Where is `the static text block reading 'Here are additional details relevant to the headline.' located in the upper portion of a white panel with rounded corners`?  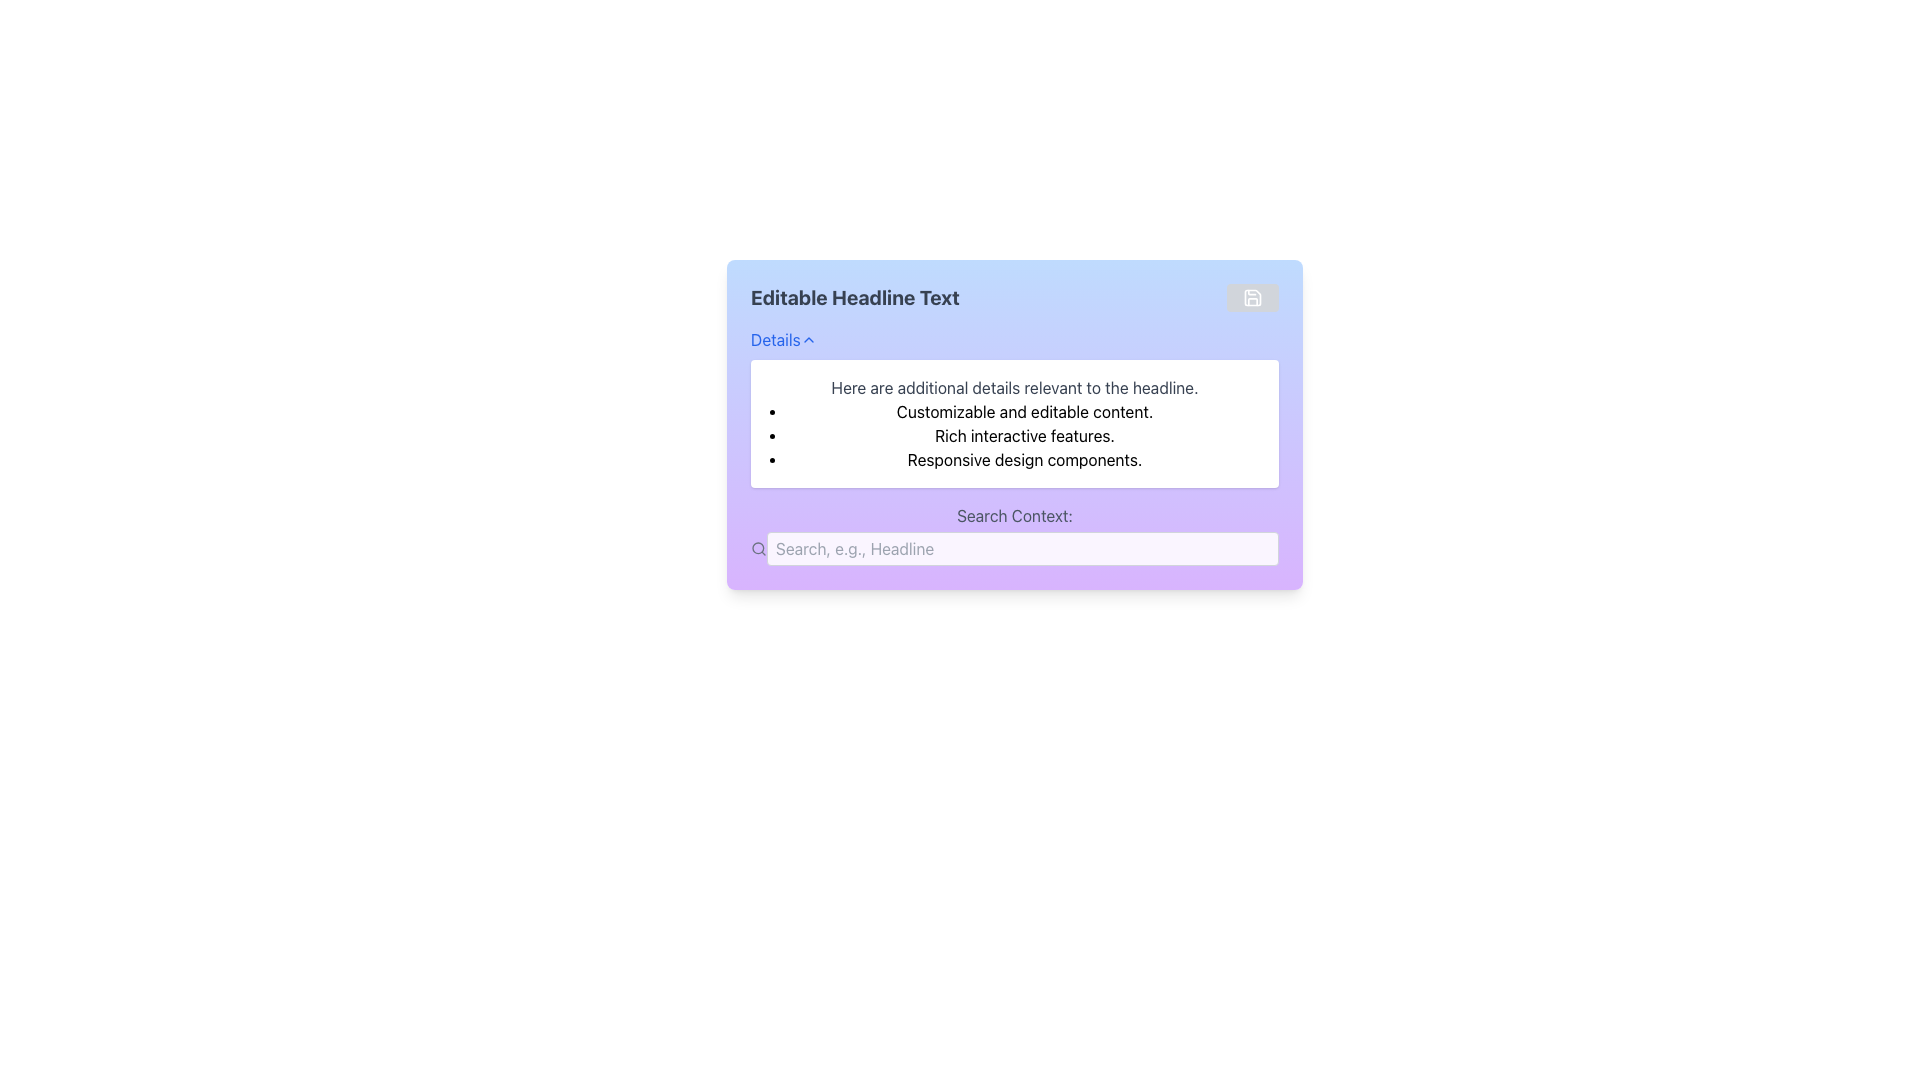 the static text block reading 'Here are additional details relevant to the headline.' located in the upper portion of a white panel with rounded corners is located at coordinates (1014, 388).